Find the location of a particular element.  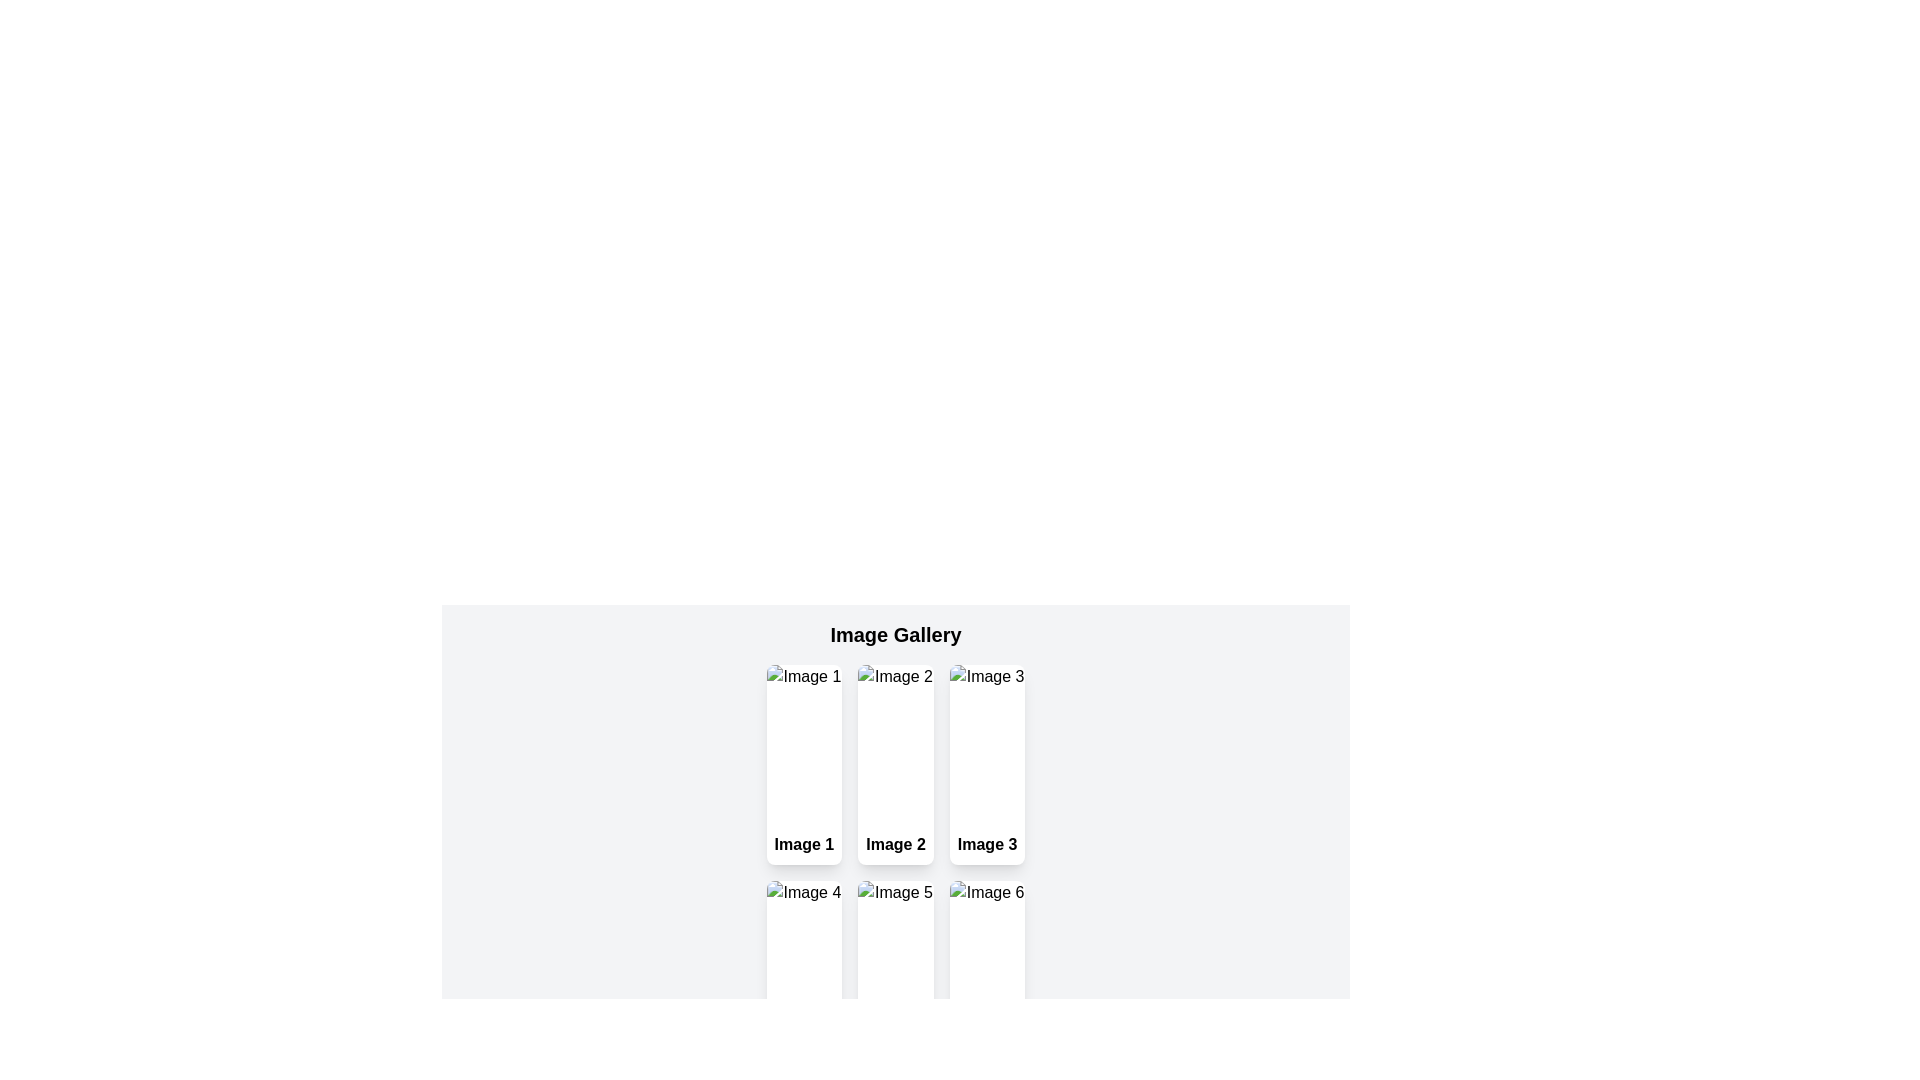

the bold text label 'Image Gallery' that is center-aligned at the top of the section with a light gray background is located at coordinates (895, 635).